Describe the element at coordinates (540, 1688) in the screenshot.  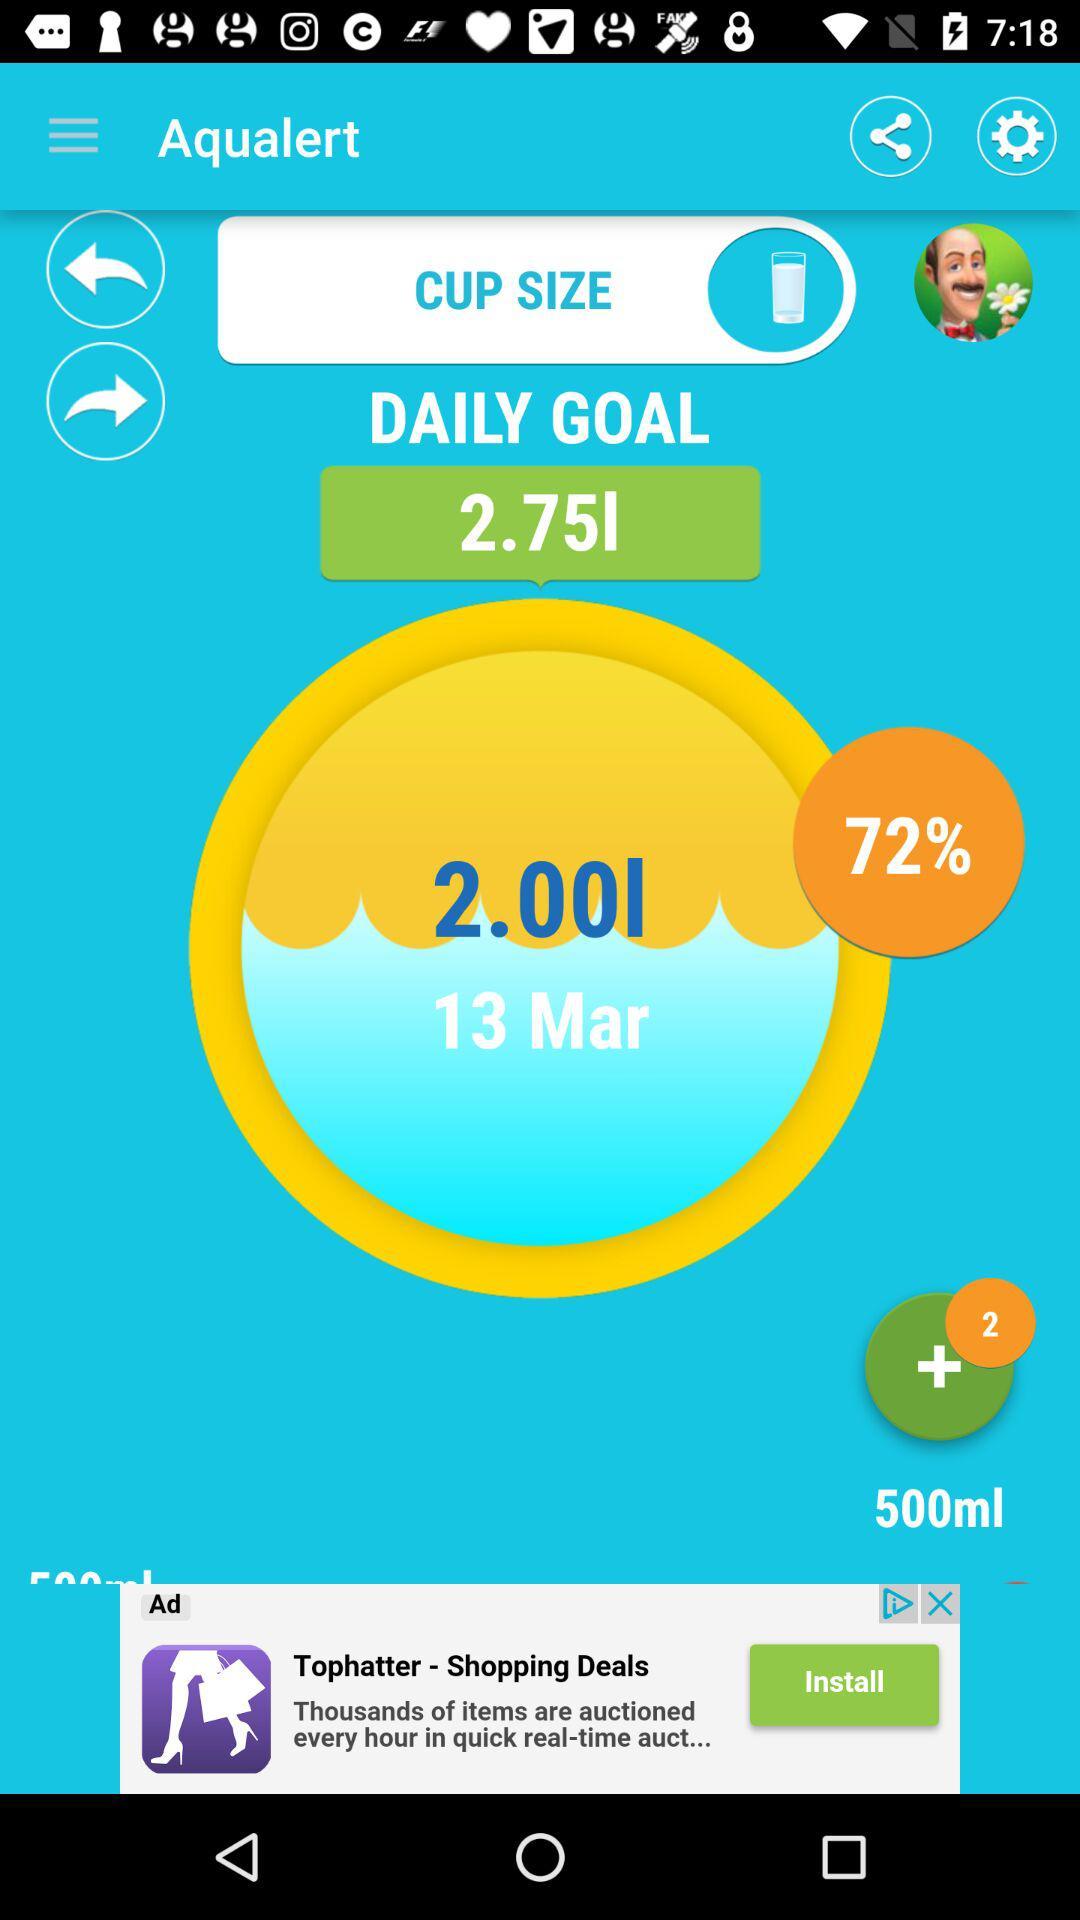
I see `advertisement link` at that location.